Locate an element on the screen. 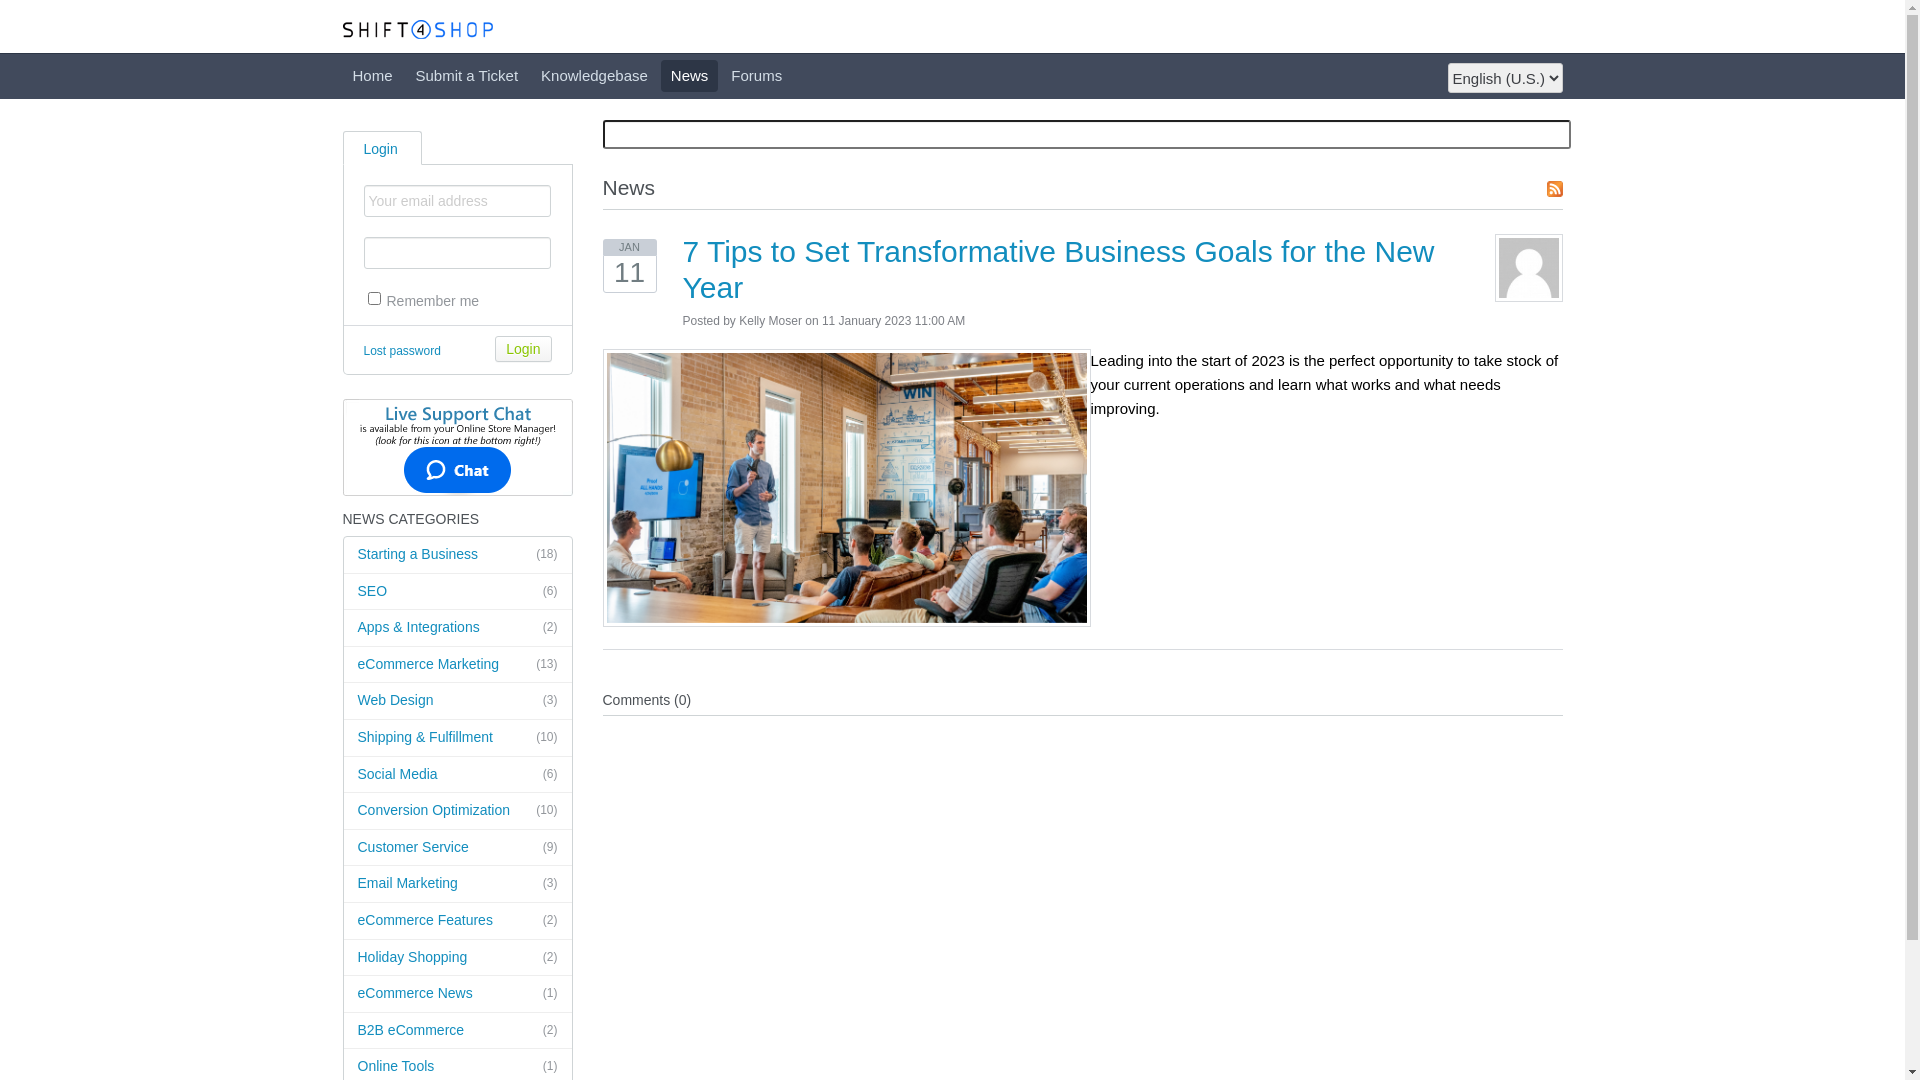  'RSS Feed' is located at coordinates (1553, 187).